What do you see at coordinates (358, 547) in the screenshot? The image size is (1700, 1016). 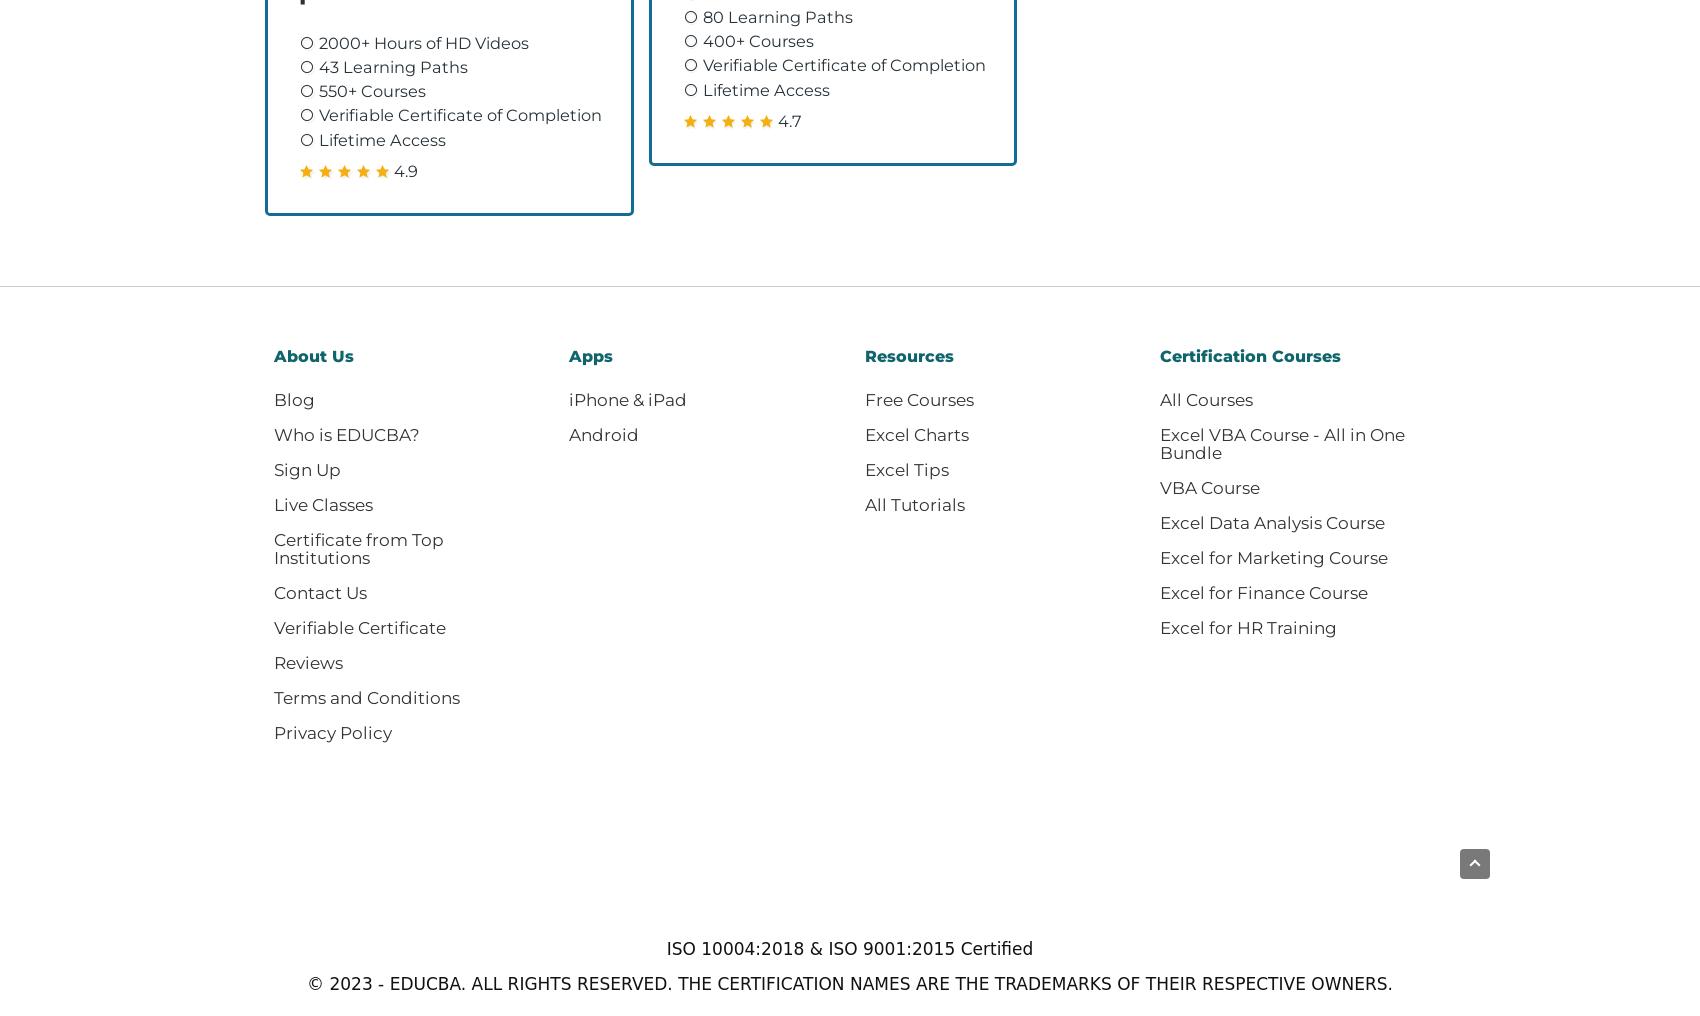 I see `'Certificate from Top Institutions'` at bounding box center [358, 547].